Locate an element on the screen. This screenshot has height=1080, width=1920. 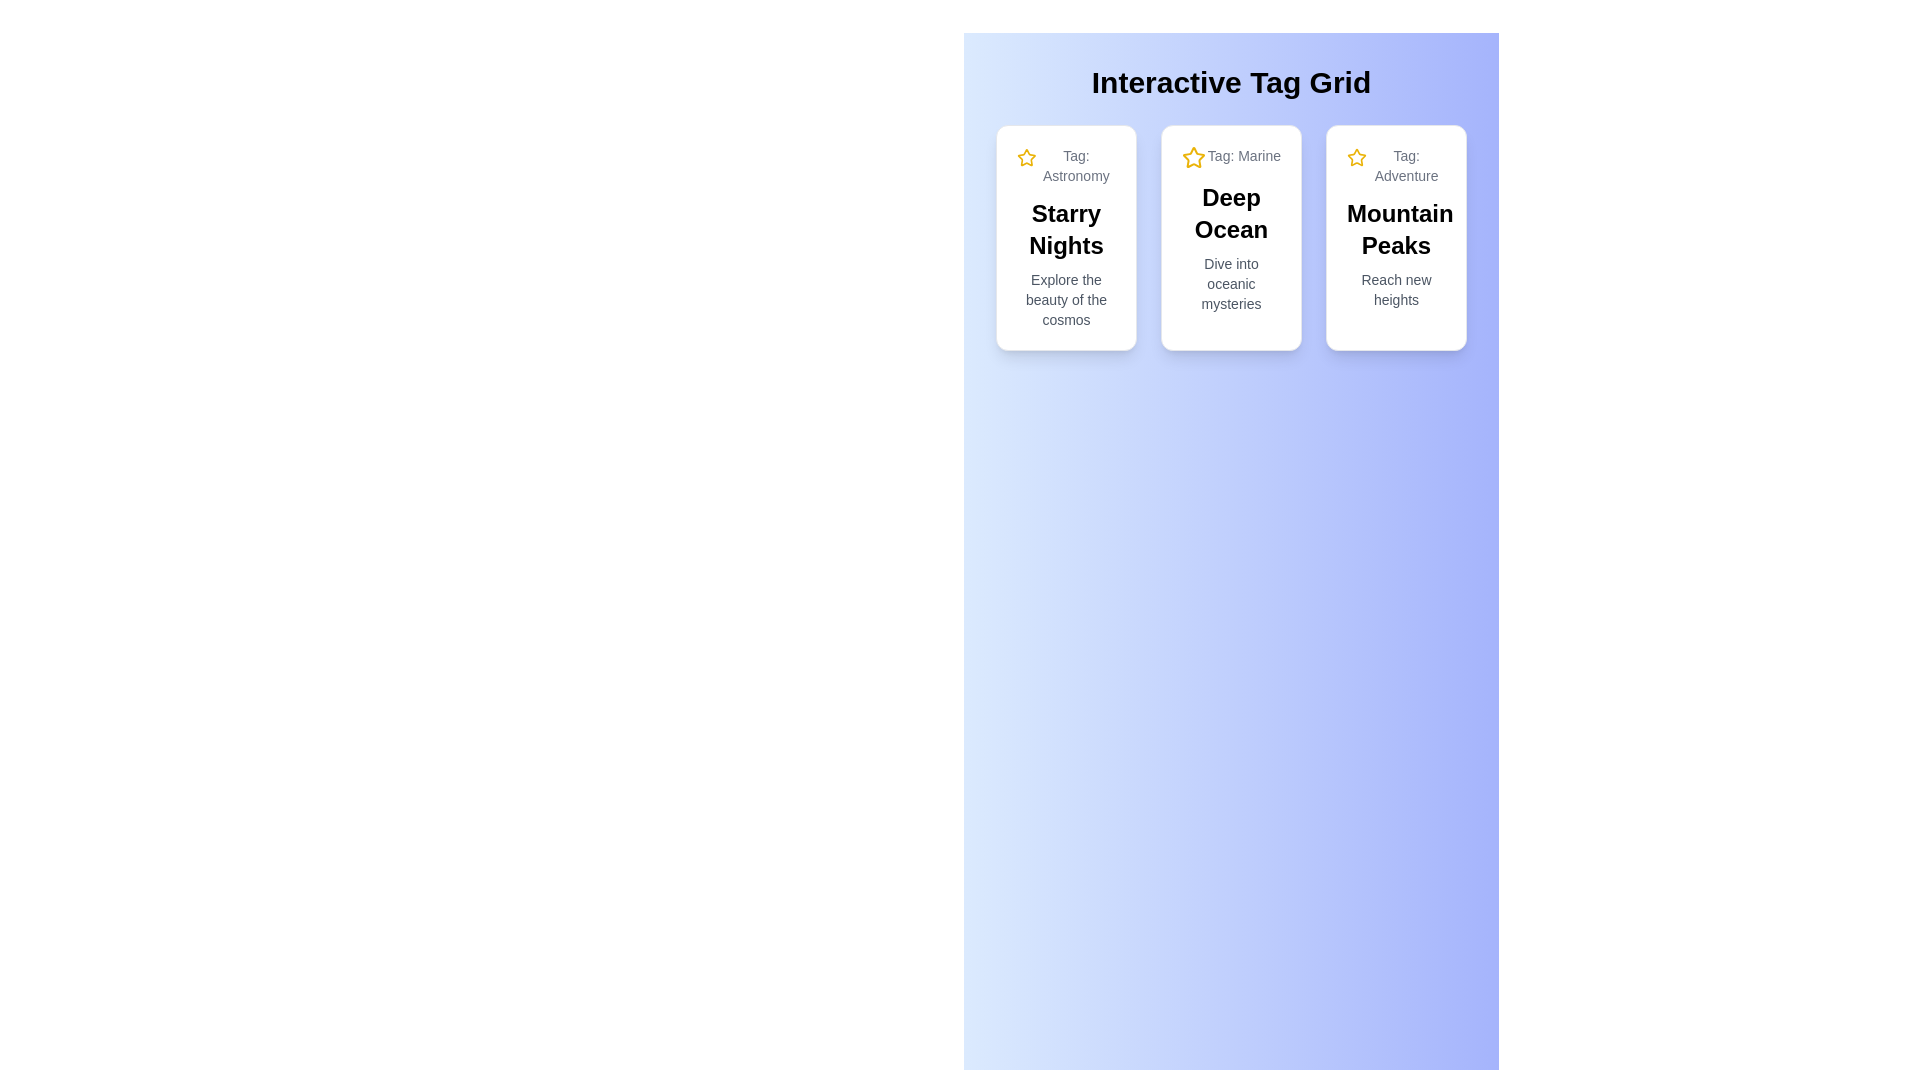
the descriptive tagline below the 'Mountain Peaks' title in the third card of the grid layout is located at coordinates (1395, 289).